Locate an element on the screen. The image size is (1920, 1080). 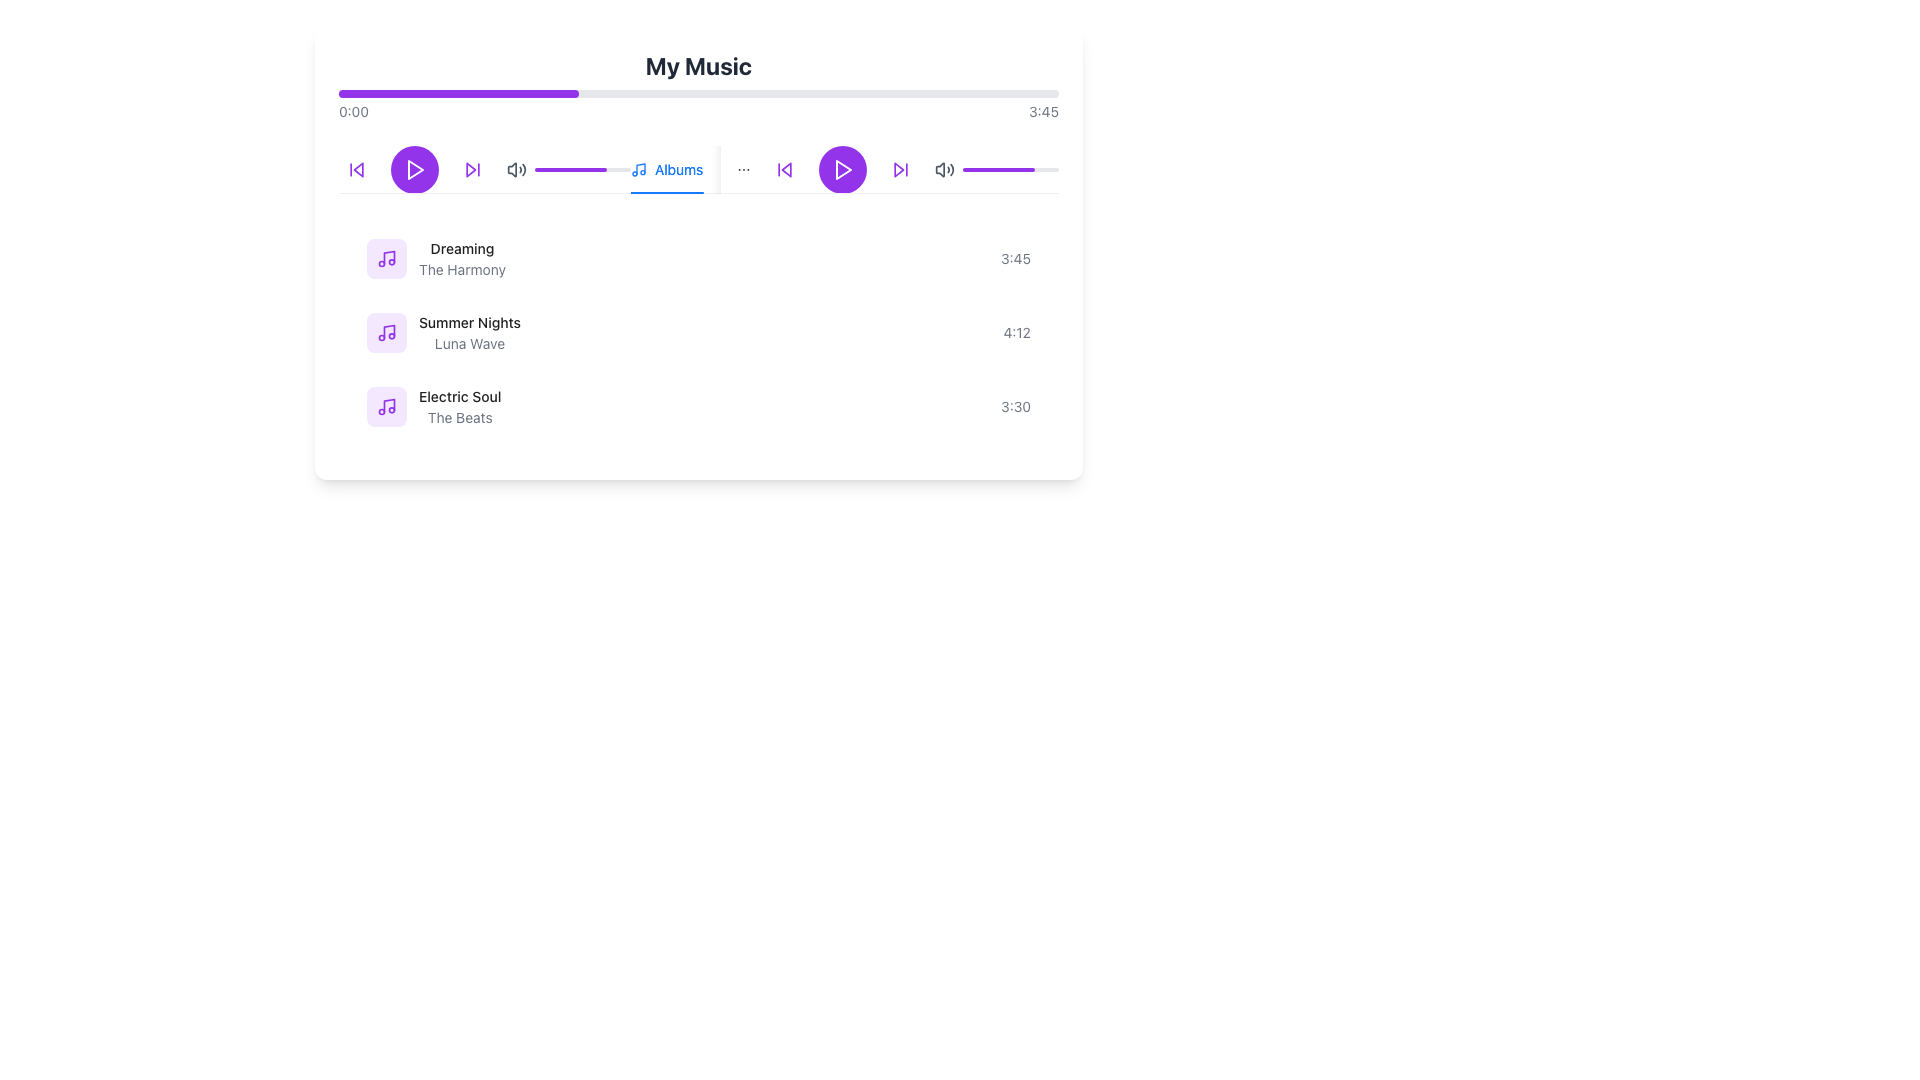
the progress indicator bar located within the audio controls section of the music player interface, which visually represents the current progress or volume level is located at coordinates (570, 168).